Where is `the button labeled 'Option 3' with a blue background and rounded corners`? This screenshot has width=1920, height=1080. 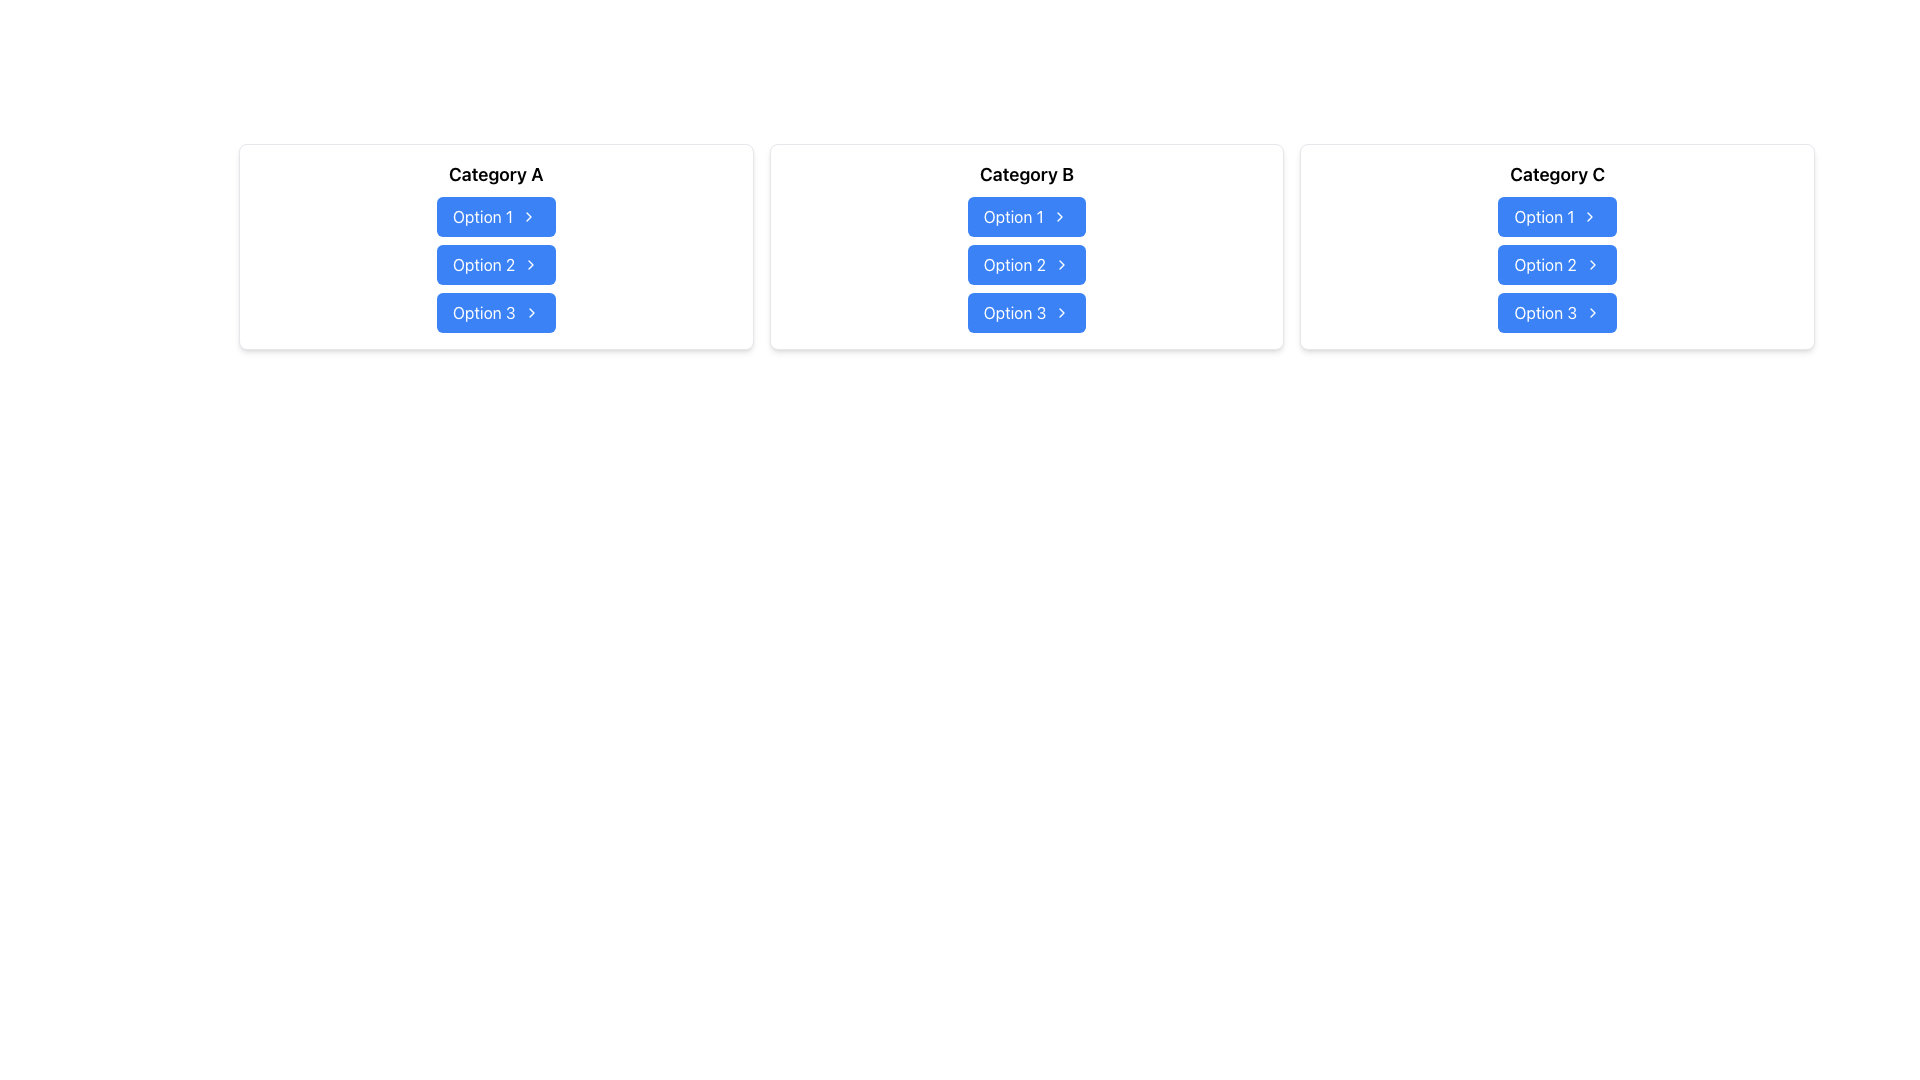
the button labeled 'Option 3' with a blue background and rounded corners is located at coordinates (1556, 312).